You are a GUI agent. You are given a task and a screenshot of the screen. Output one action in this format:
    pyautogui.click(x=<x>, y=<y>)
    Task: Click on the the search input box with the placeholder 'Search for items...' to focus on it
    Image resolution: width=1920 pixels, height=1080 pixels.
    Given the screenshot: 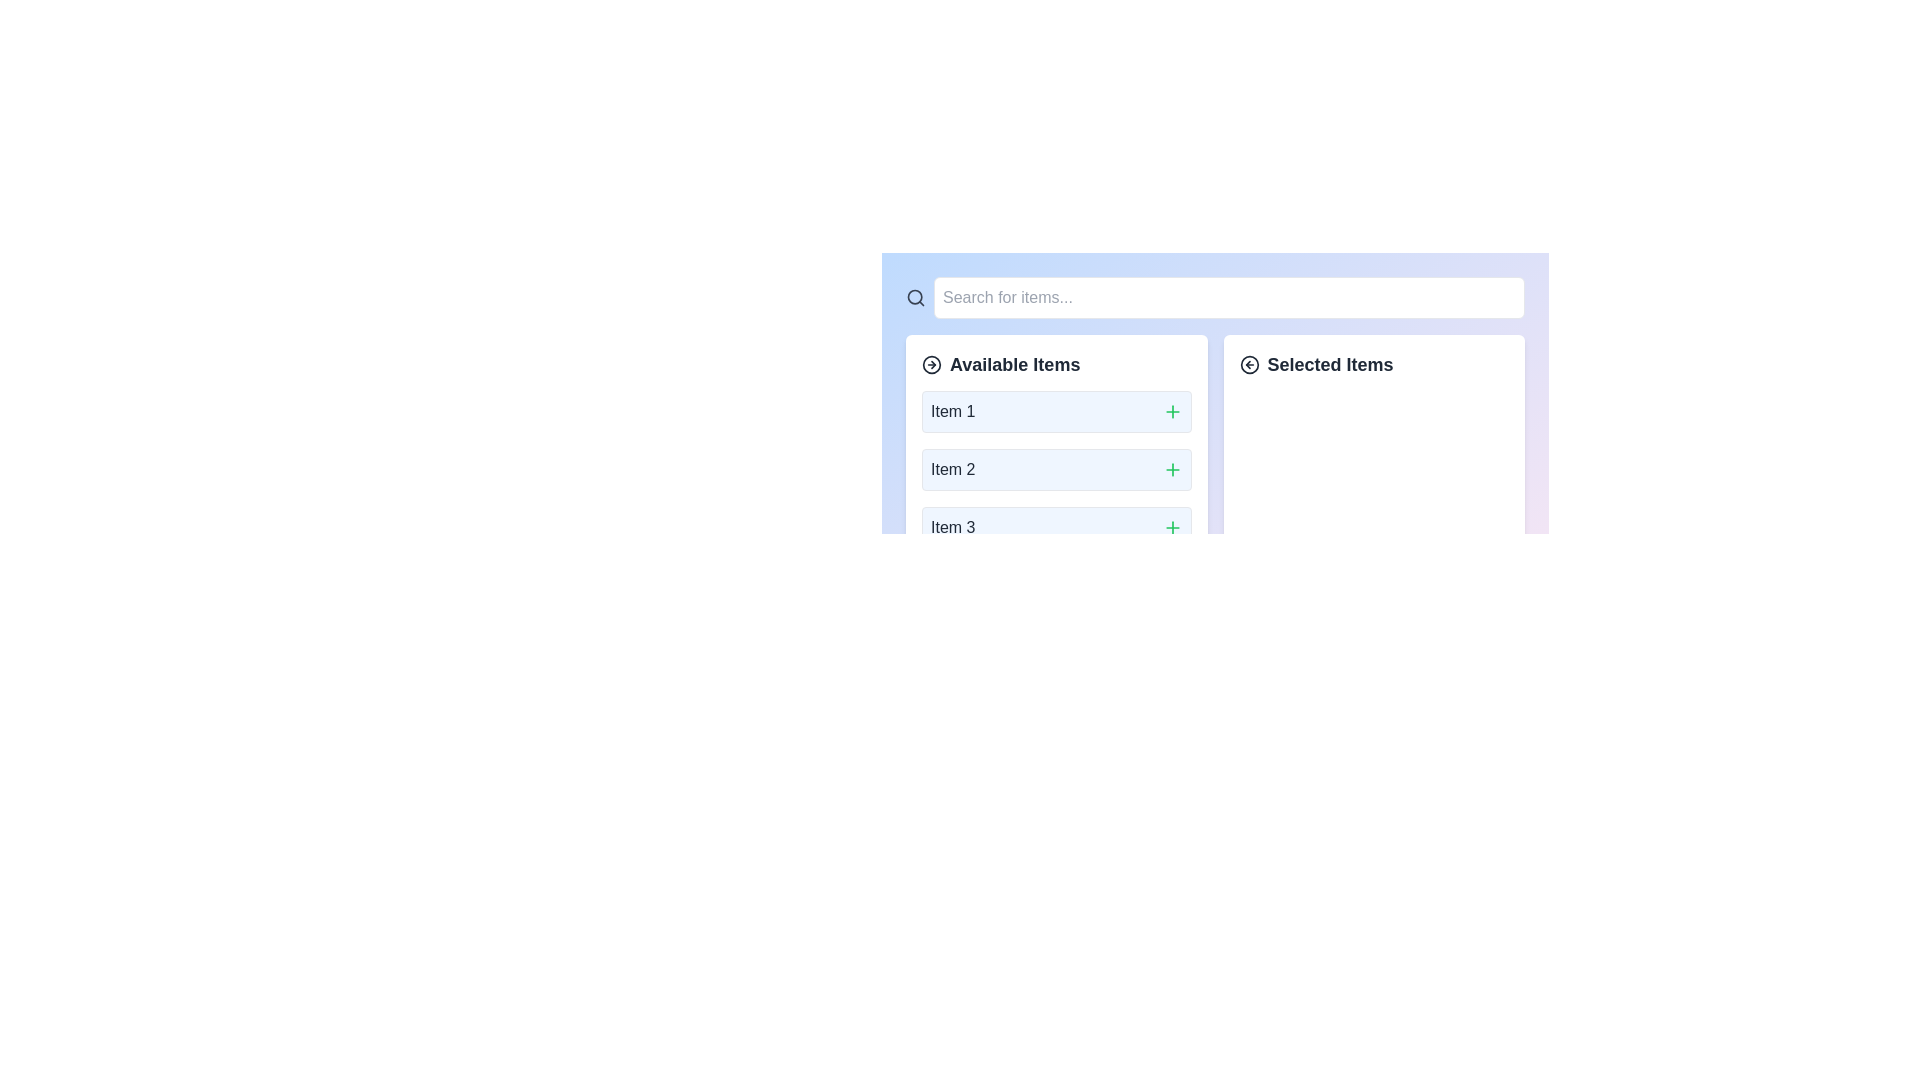 What is the action you would take?
    pyautogui.click(x=1228, y=297)
    